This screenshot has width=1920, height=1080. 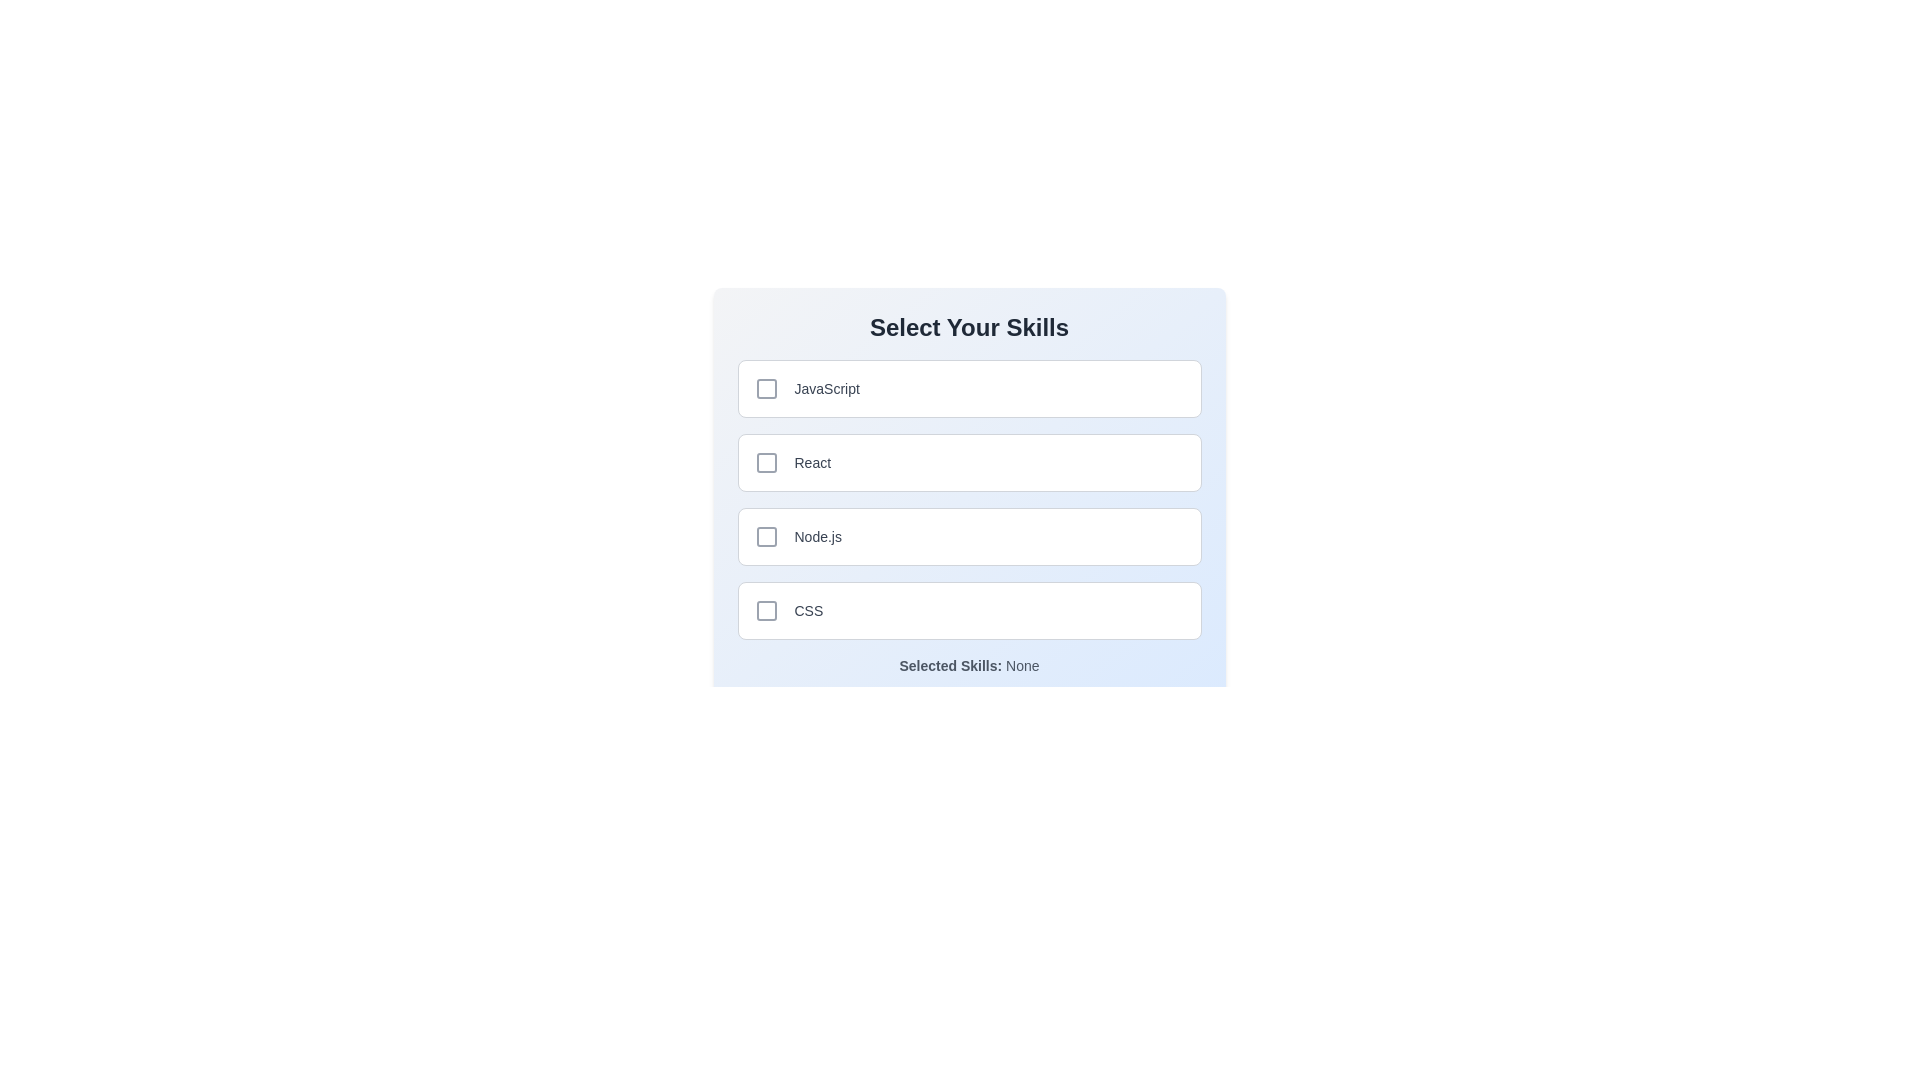 I want to click on the Label/Text Display that indicates the category 'Selected Skills:' which precedes the text span stating 'None', so click(x=949, y=666).